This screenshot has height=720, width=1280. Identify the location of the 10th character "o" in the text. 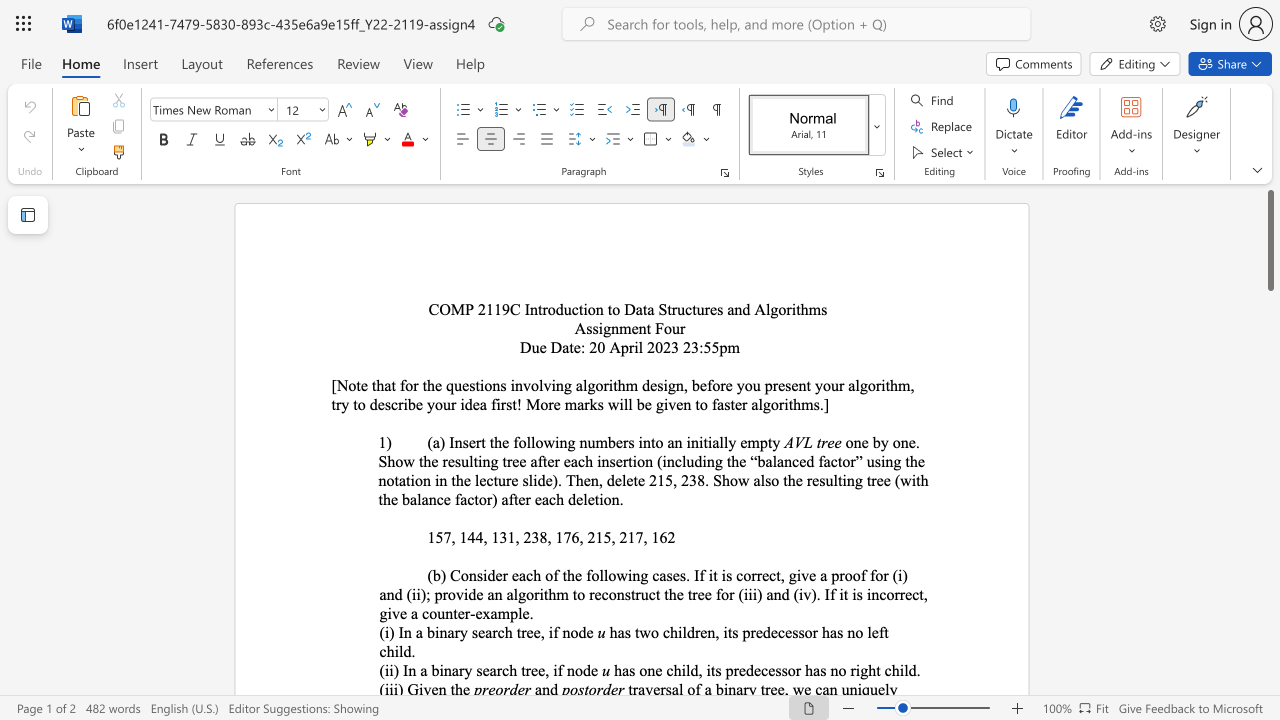
(361, 404).